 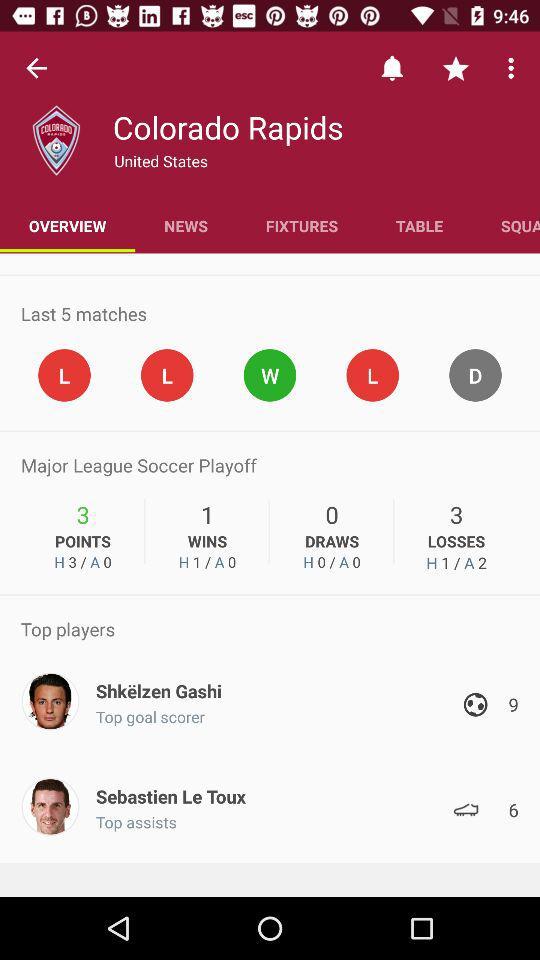 I want to click on the bell icon at top of the page, so click(x=393, y=68).